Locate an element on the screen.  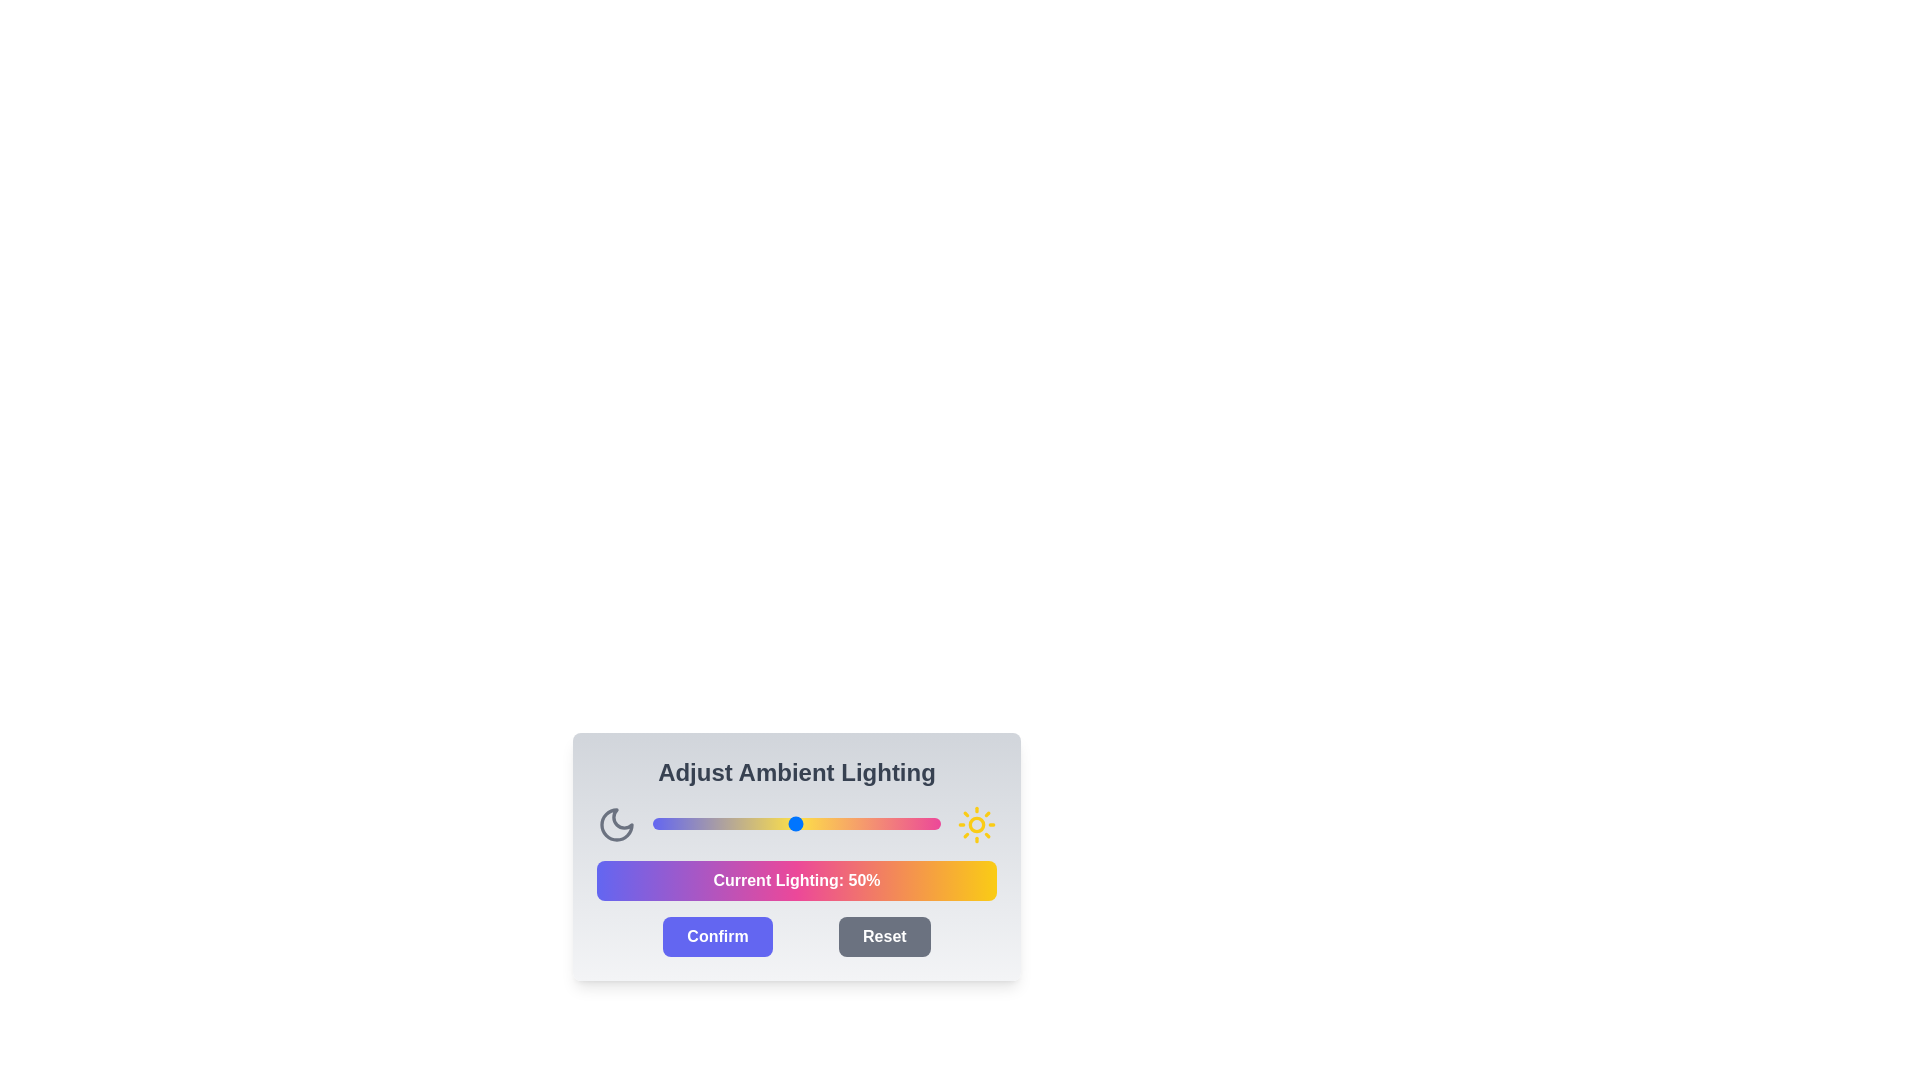
the light intensity slider to 71% is located at coordinates (857, 824).